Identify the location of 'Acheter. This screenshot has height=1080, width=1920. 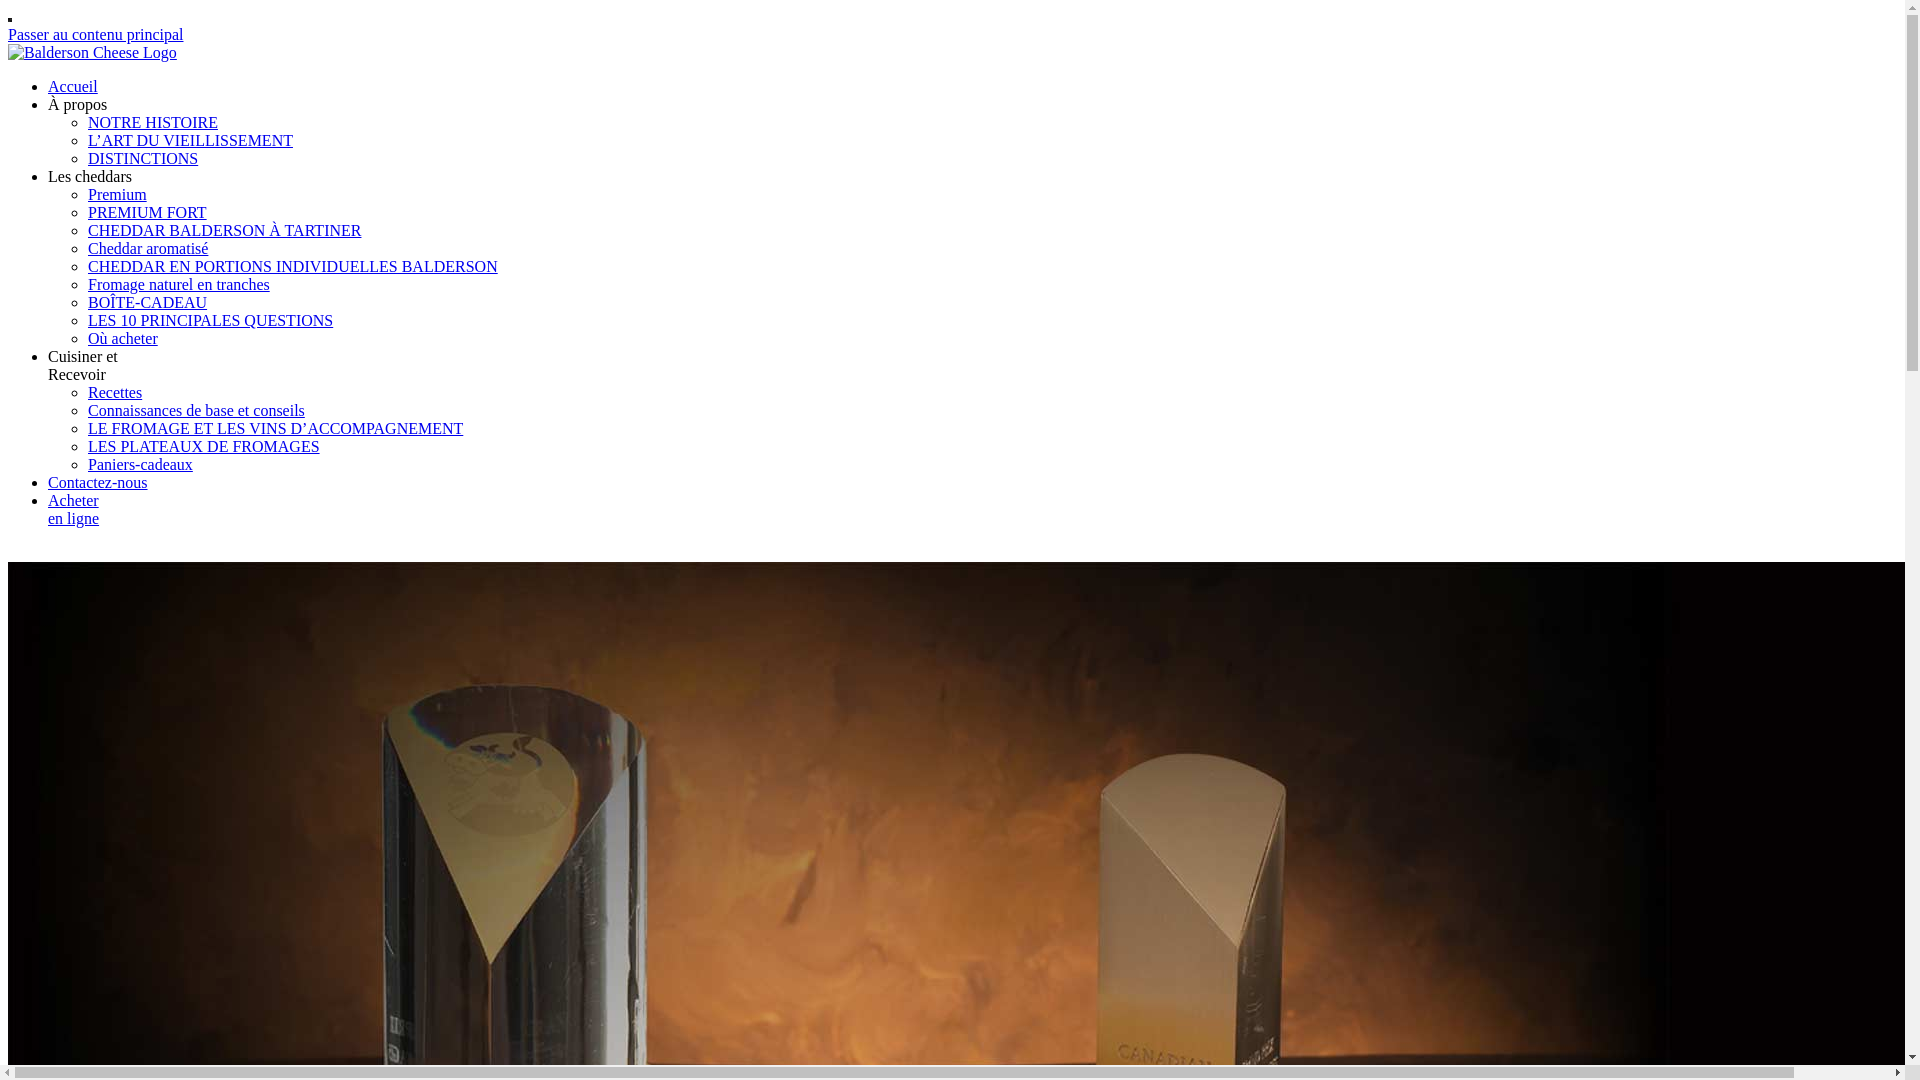
(73, 508).